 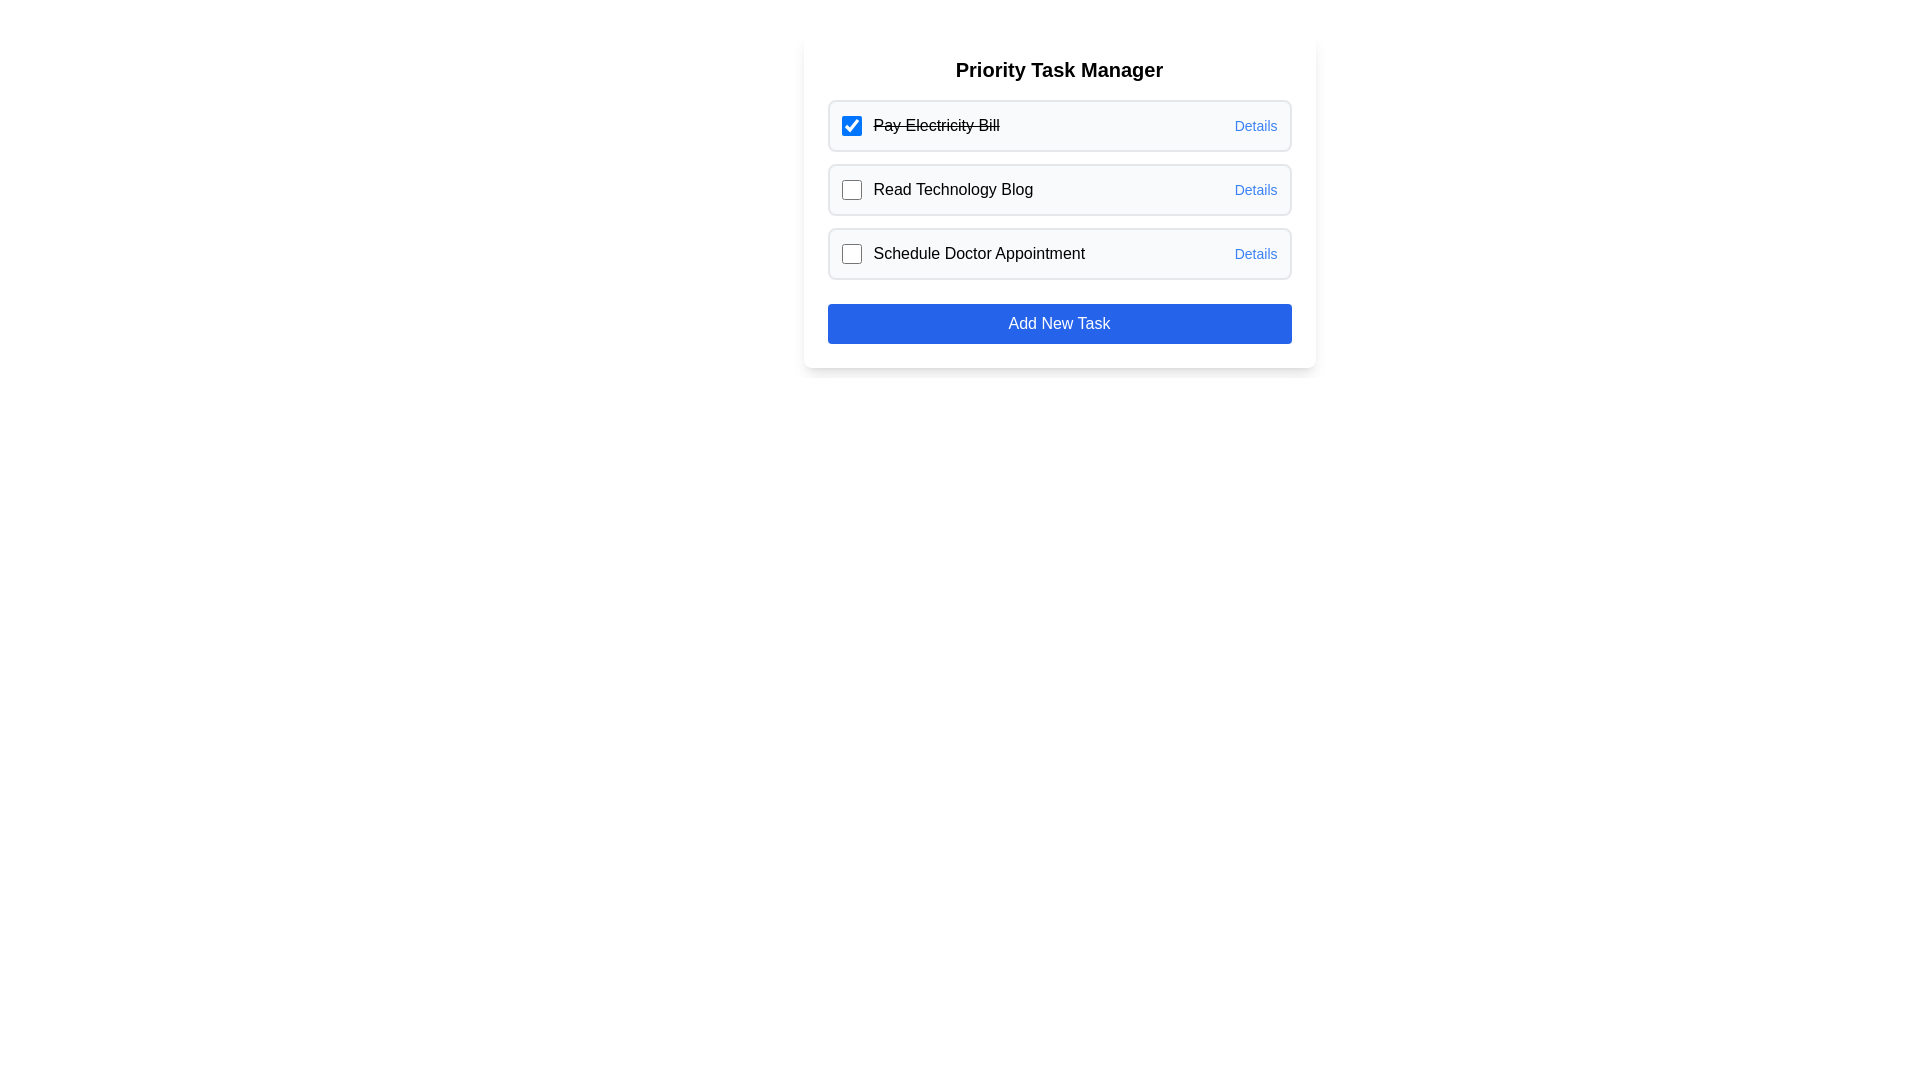 What do you see at coordinates (1255, 253) in the screenshot?
I see `the 'Details' link for the task 'Schedule Doctor Appointment'` at bounding box center [1255, 253].